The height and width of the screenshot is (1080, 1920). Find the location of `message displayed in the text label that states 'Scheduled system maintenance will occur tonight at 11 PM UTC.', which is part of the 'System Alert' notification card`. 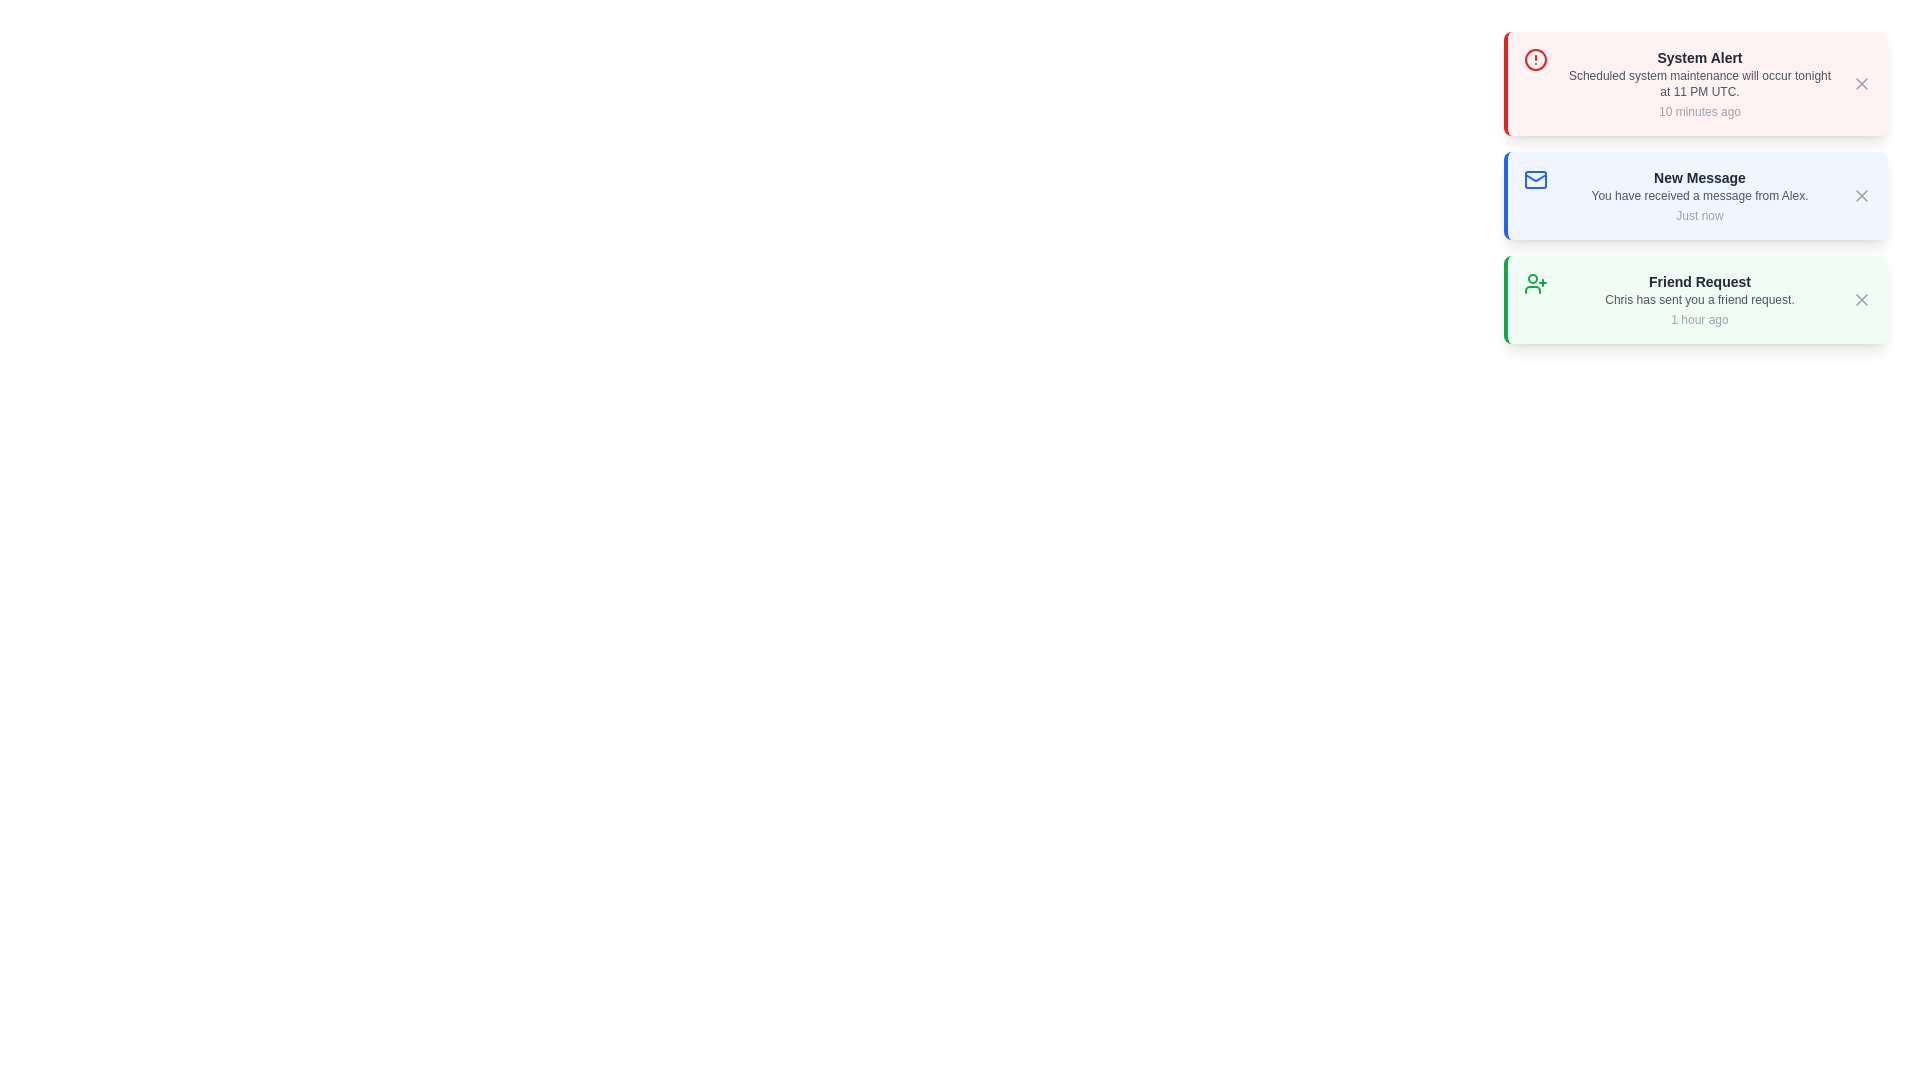

message displayed in the text label that states 'Scheduled system maintenance will occur tonight at 11 PM UTC.', which is part of the 'System Alert' notification card is located at coordinates (1698, 83).